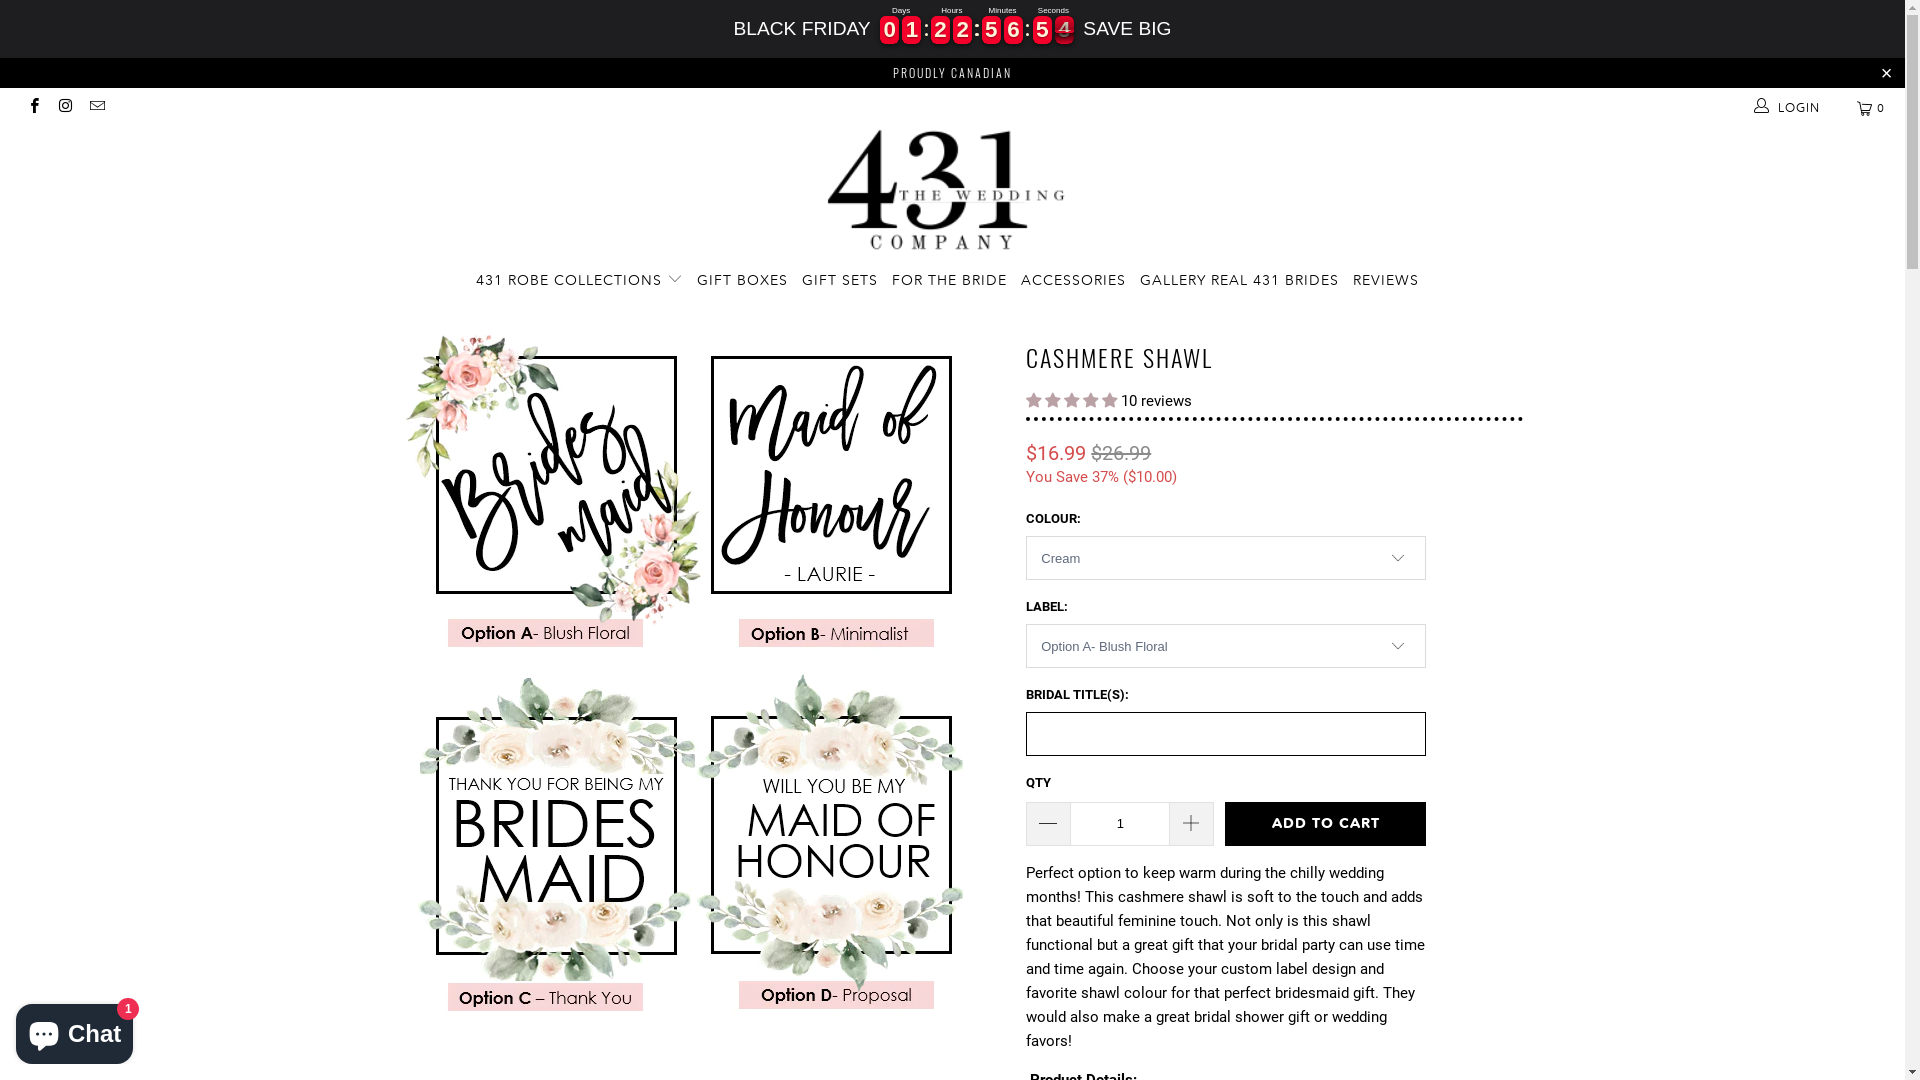  Describe the element at coordinates (1238, 280) in the screenshot. I see `'GALLERY REAL 431 BRIDES'` at that location.